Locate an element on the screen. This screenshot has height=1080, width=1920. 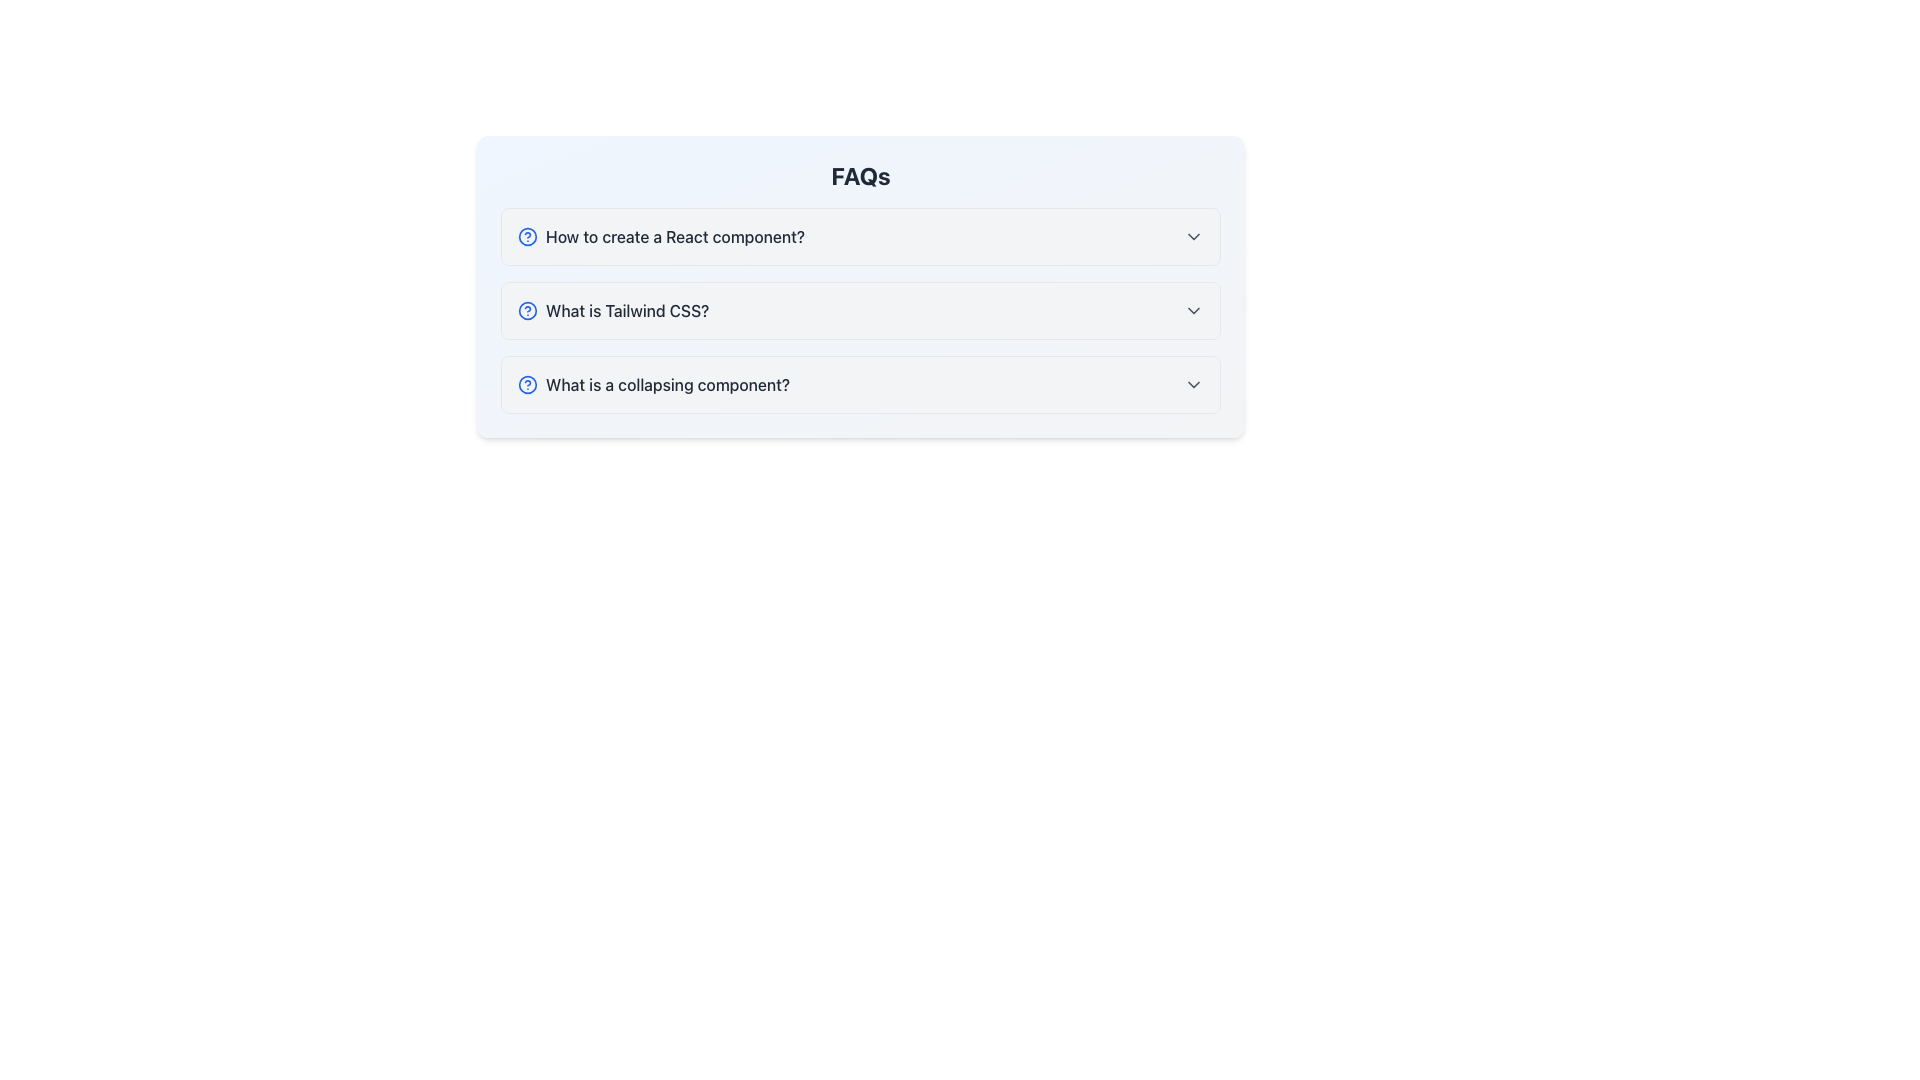
the outermost circular part of the FAQ icon next to the header 'How to create a React component?' is located at coordinates (528, 235).